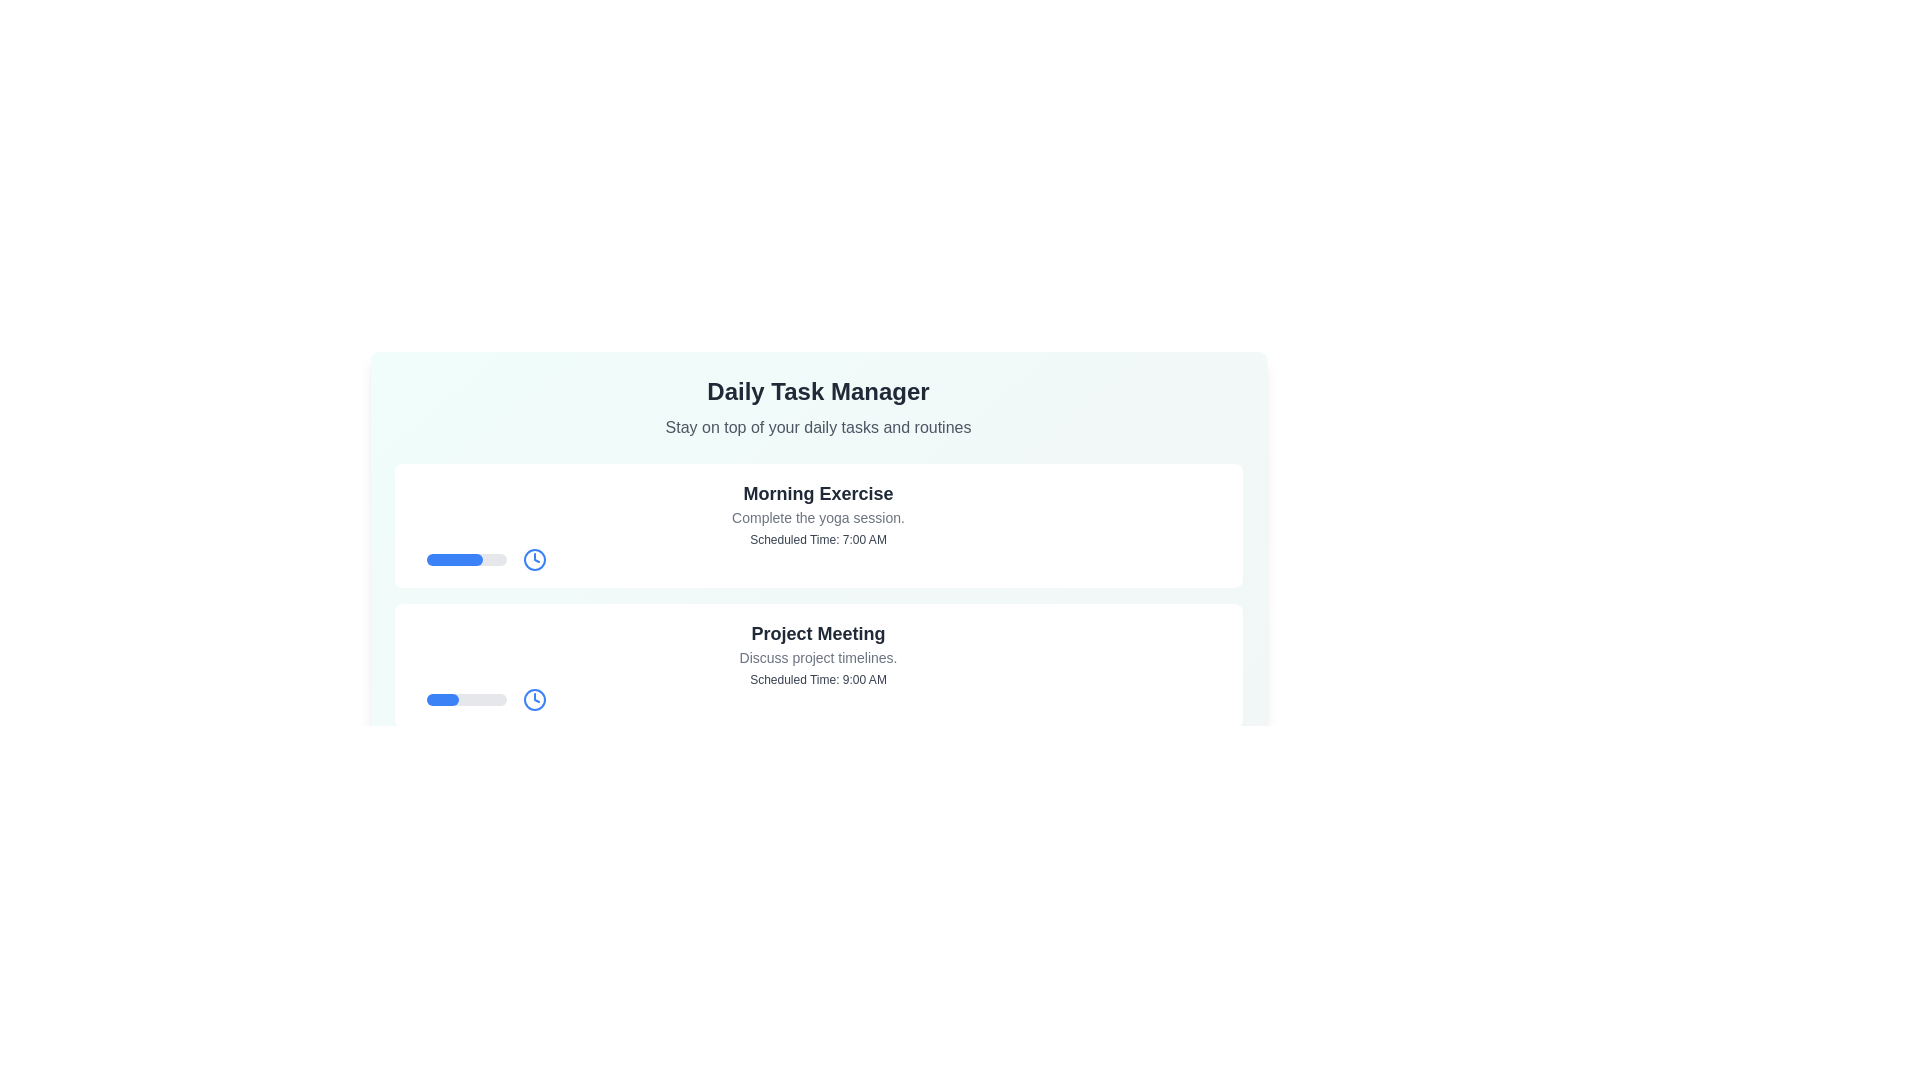 Image resolution: width=1920 pixels, height=1080 pixels. What do you see at coordinates (826, 559) in the screenshot?
I see `progress completion of the 'Morning Exercise' progress indicator located at the bottom of the card, which spans most of the card's width` at bounding box center [826, 559].